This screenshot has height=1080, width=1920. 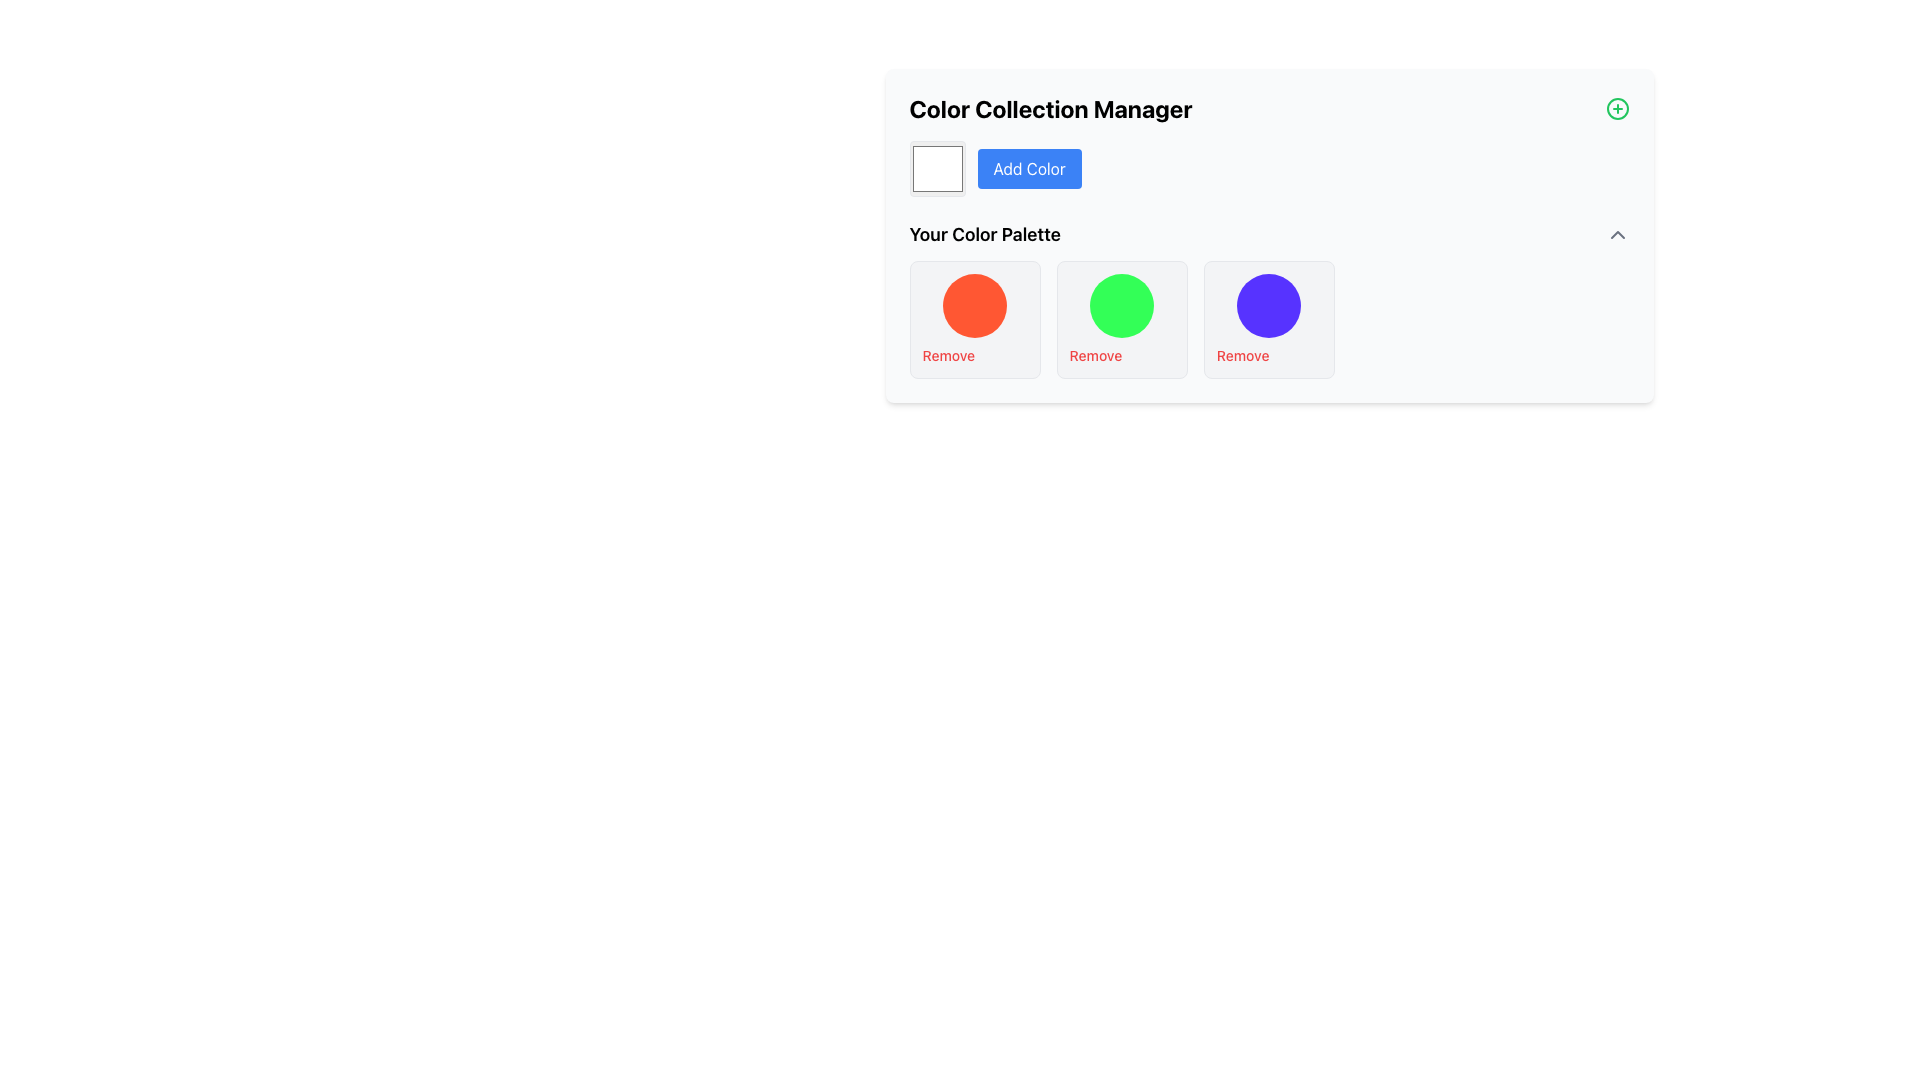 I want to click on the circular icon with a green outline and a centered plus sign located at the far-right corner of the header bar labeled 'Color Collection Manager', so click(x=1617, y=108).